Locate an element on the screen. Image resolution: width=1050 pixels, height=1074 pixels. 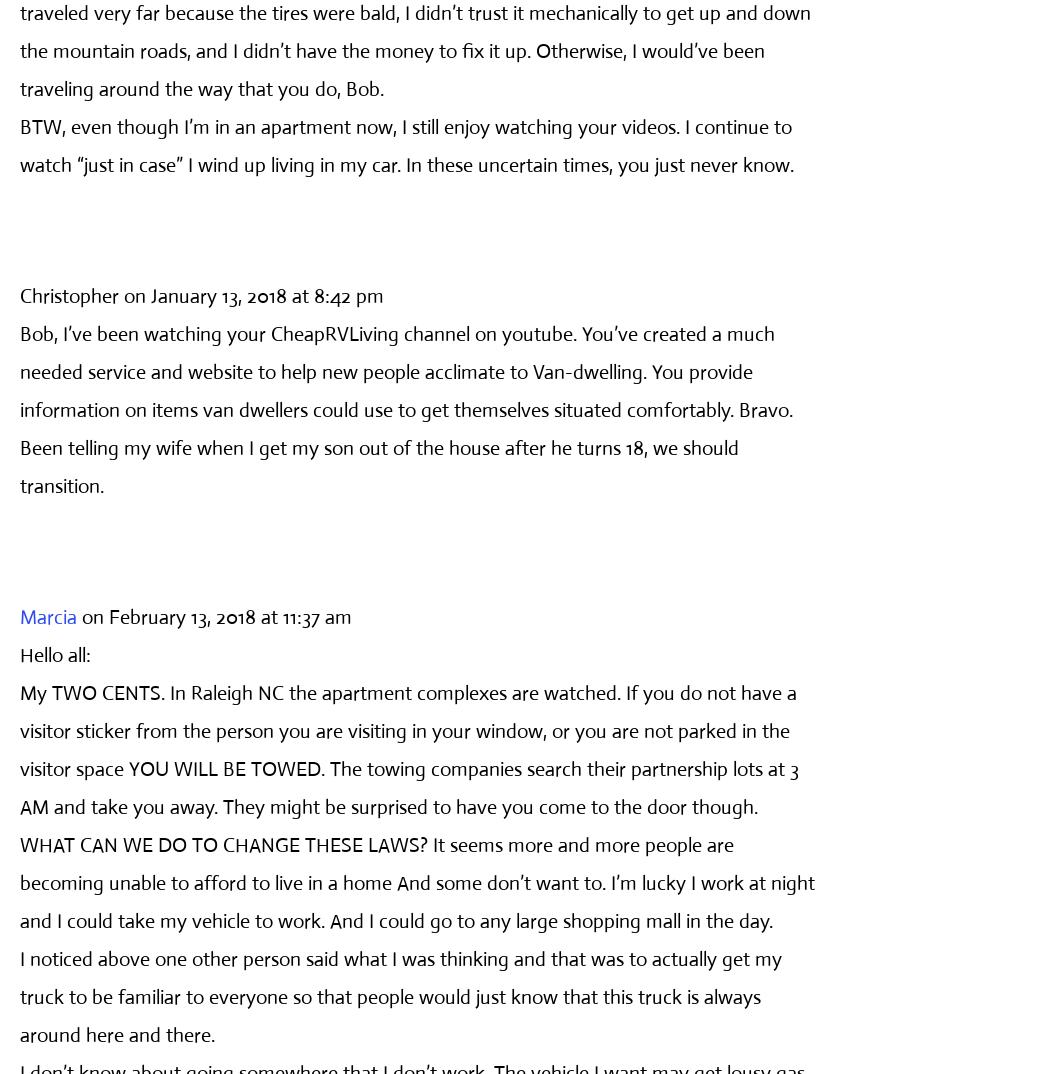
'Marcia' is located at coordinates (47, 616).